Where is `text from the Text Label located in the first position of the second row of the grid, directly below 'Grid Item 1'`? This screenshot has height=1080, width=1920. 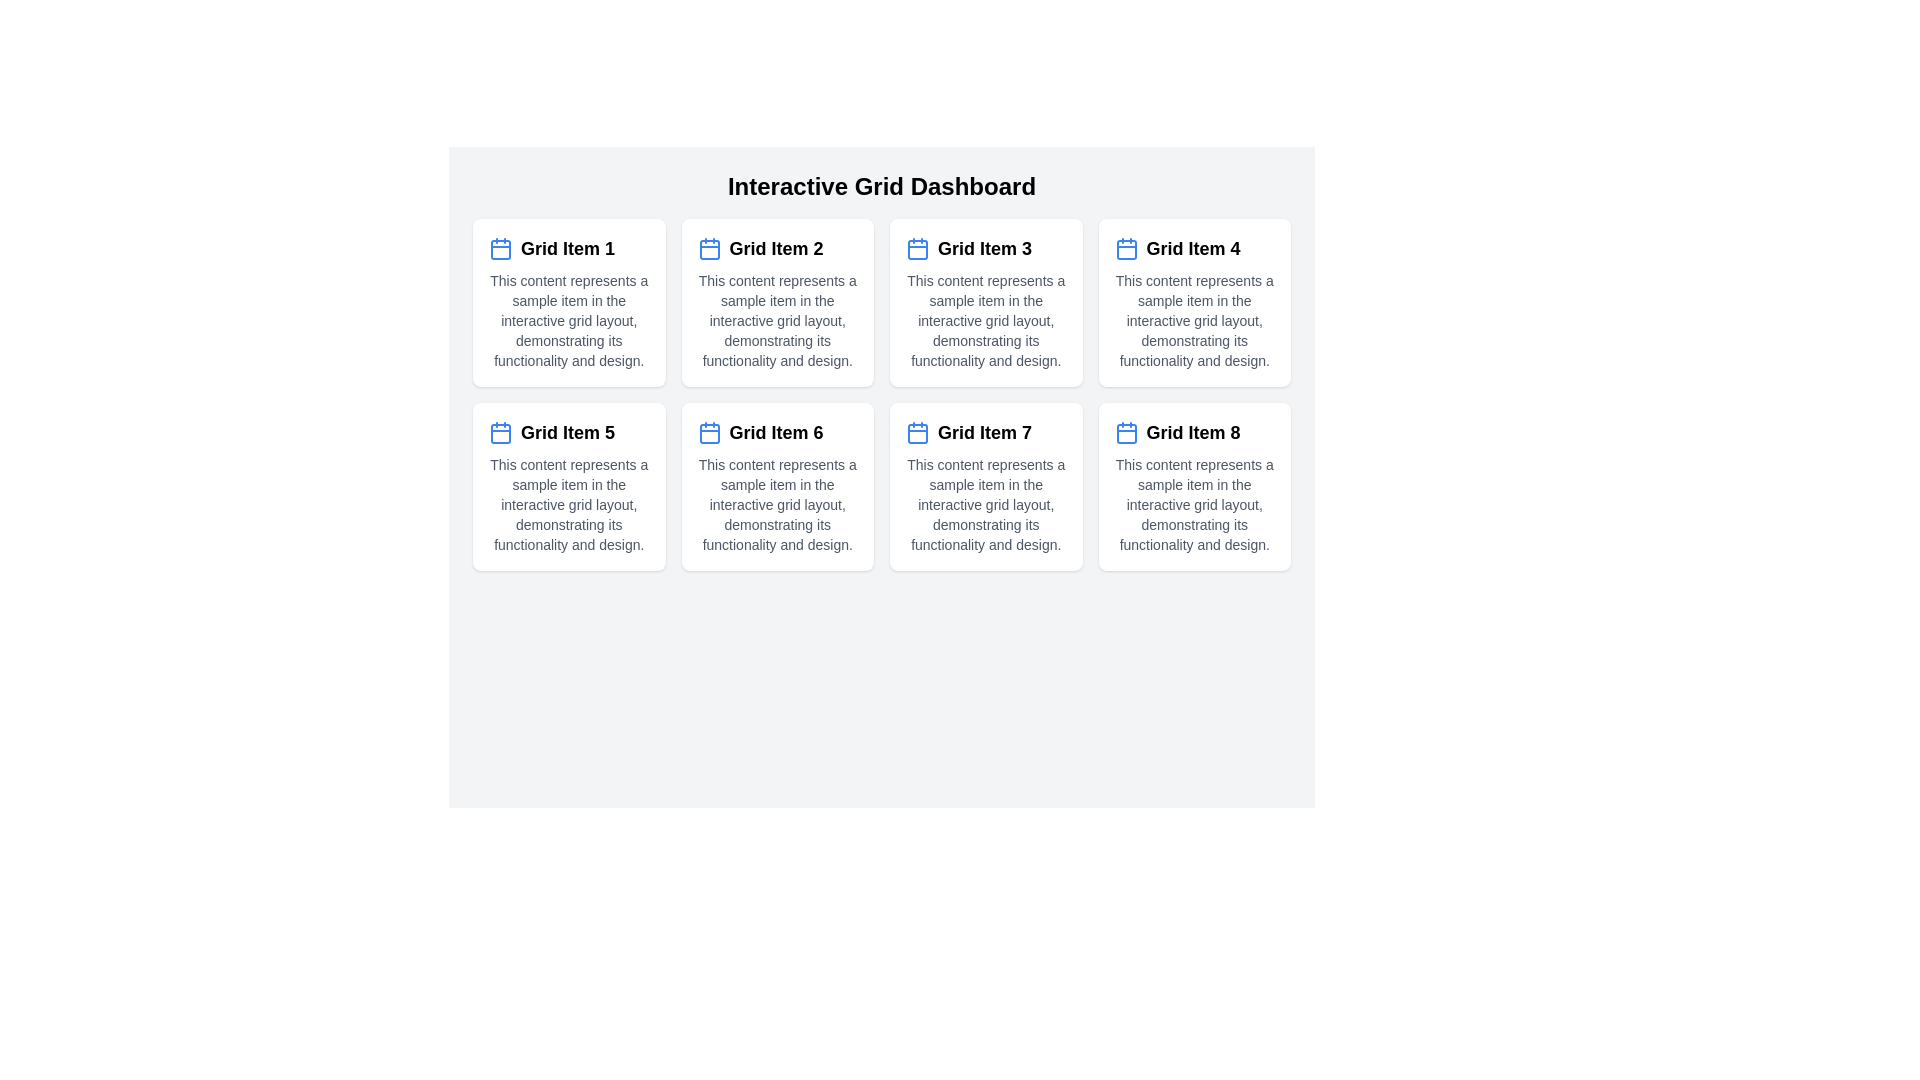 text from the Text Label located in the first position of the second row of the grid, directly below 'Grid Item 1' is located at coordinates (566, 431).